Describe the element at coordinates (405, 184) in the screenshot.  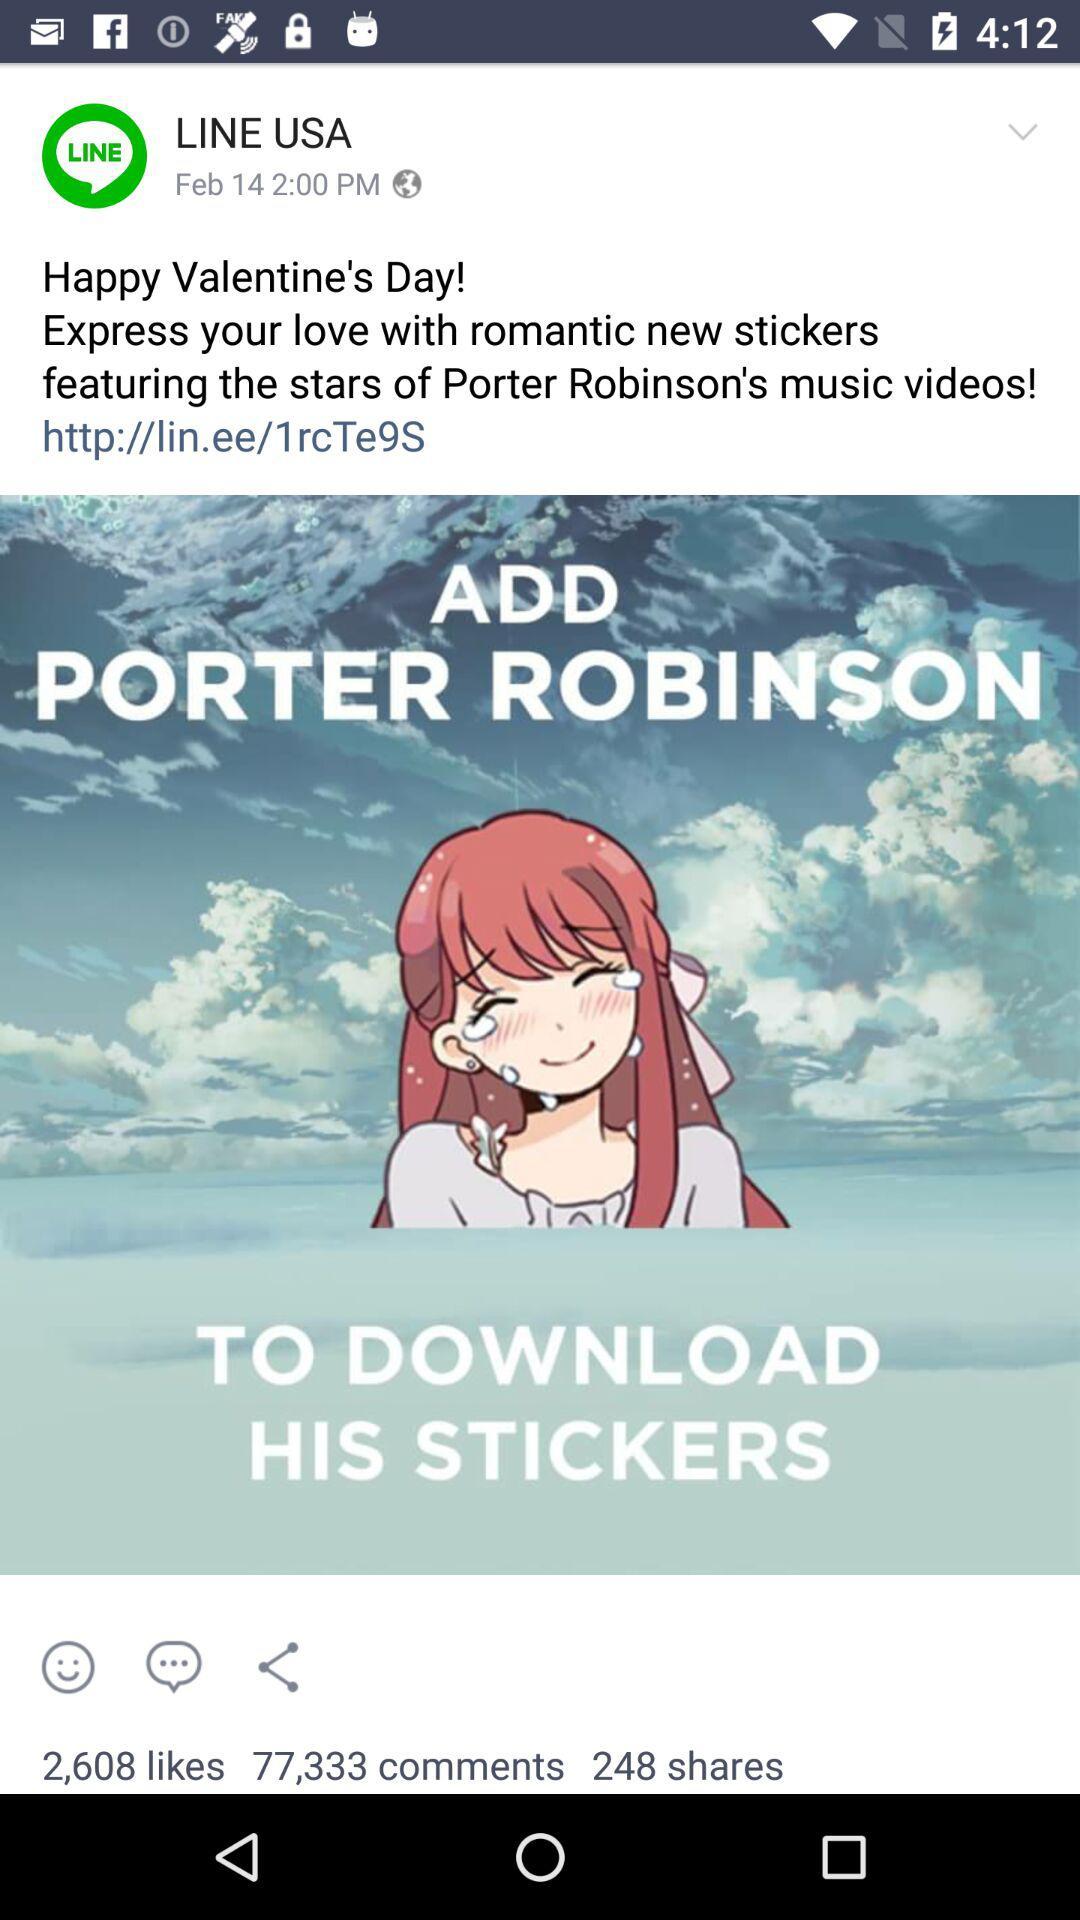
I see `the icon next to feb 14 2` at that location.